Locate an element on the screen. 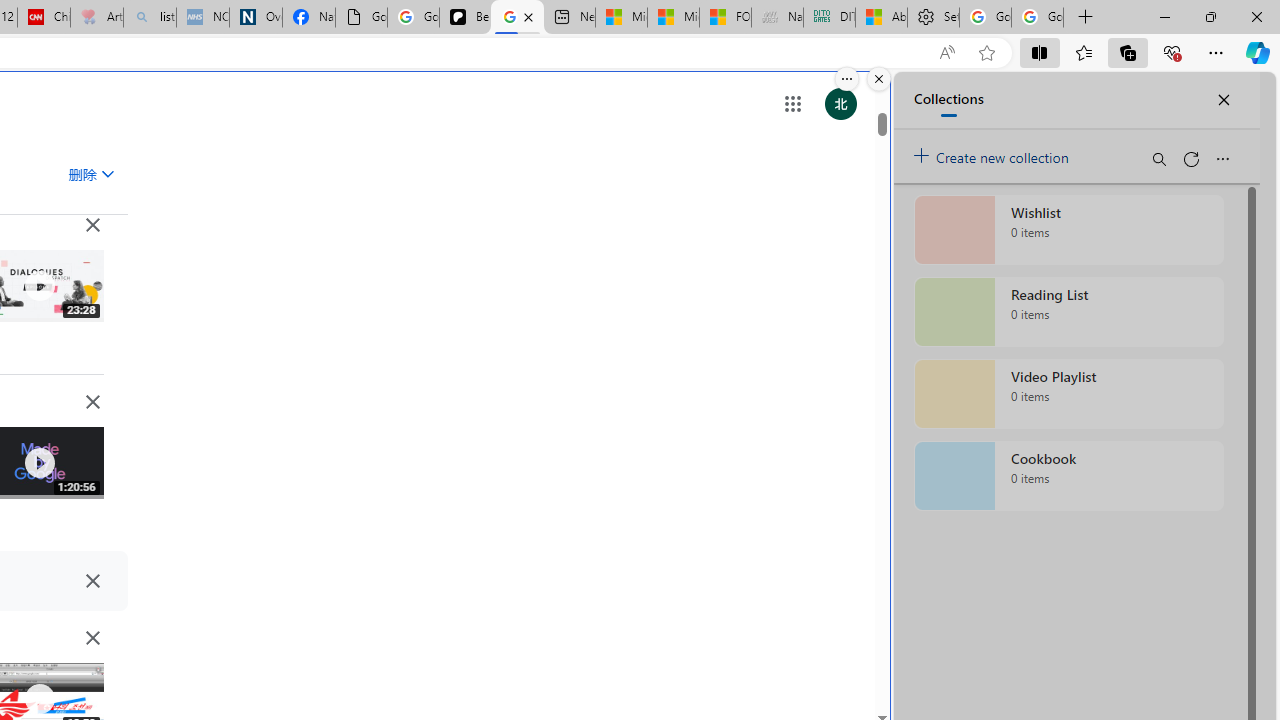  'list of asthma inhalers uk - Search - Sleeping' is located at coordinates (149, 17).